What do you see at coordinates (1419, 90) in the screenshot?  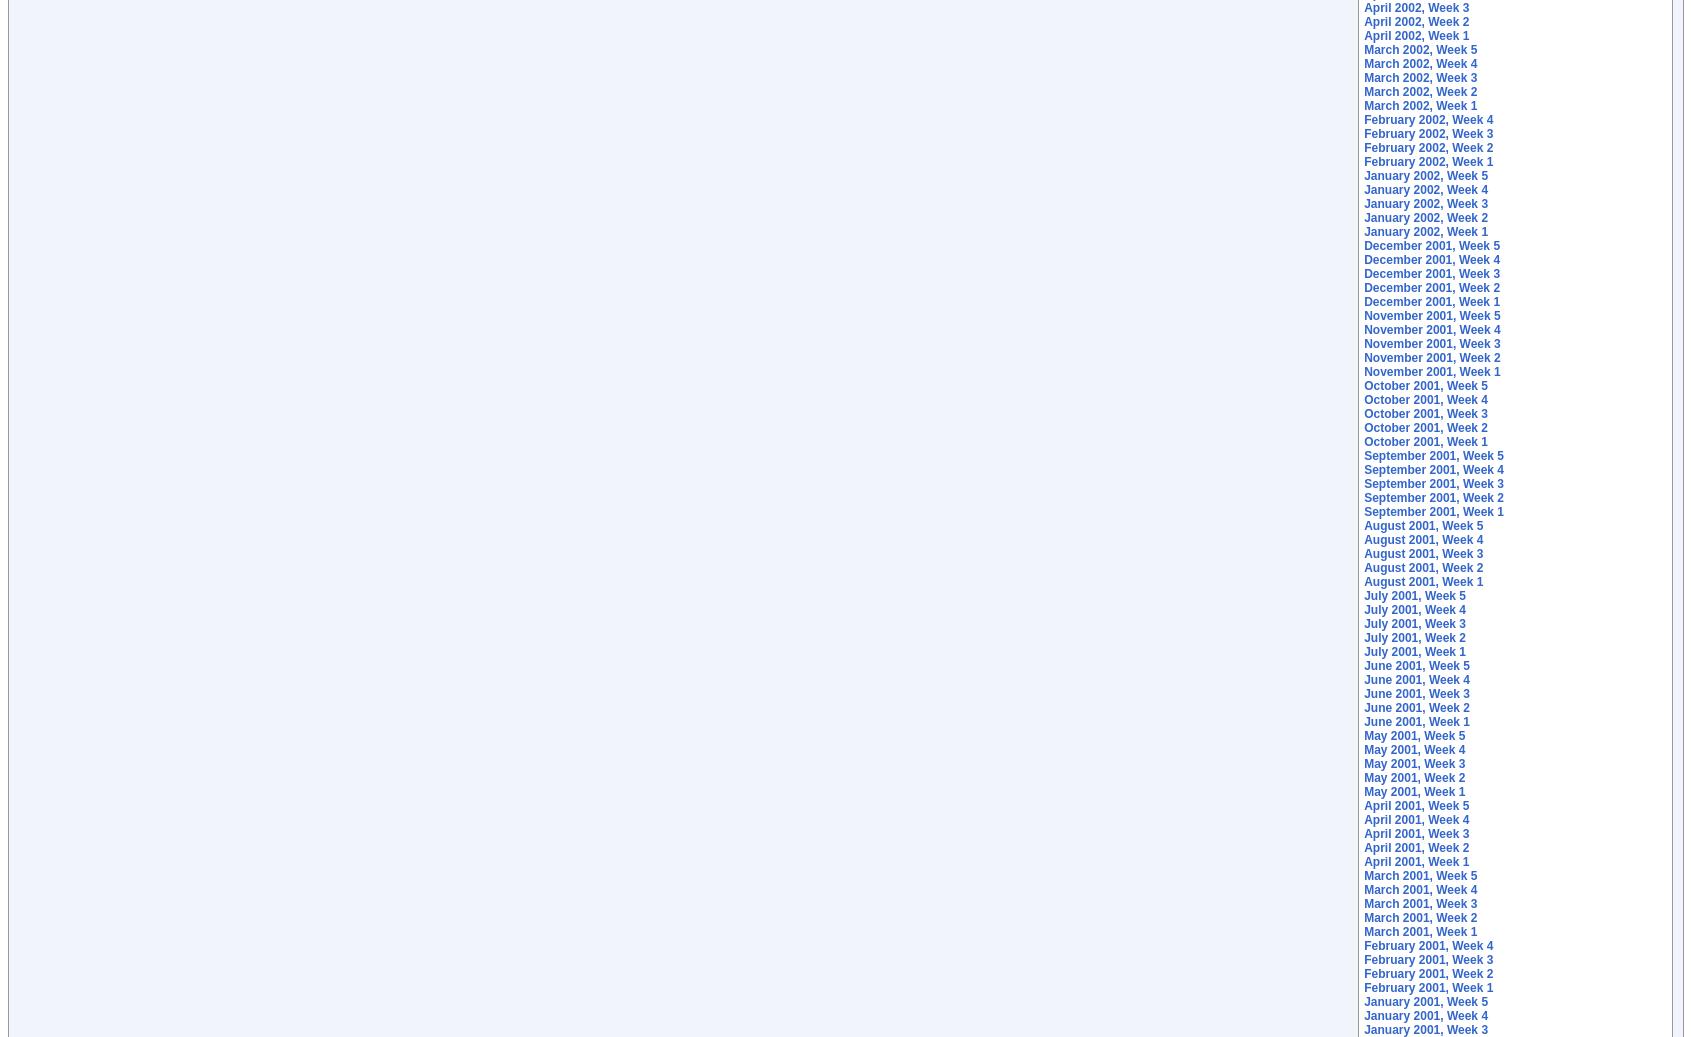 I see `'March 2002, Week 2'` at bounding box center [1419, 90].